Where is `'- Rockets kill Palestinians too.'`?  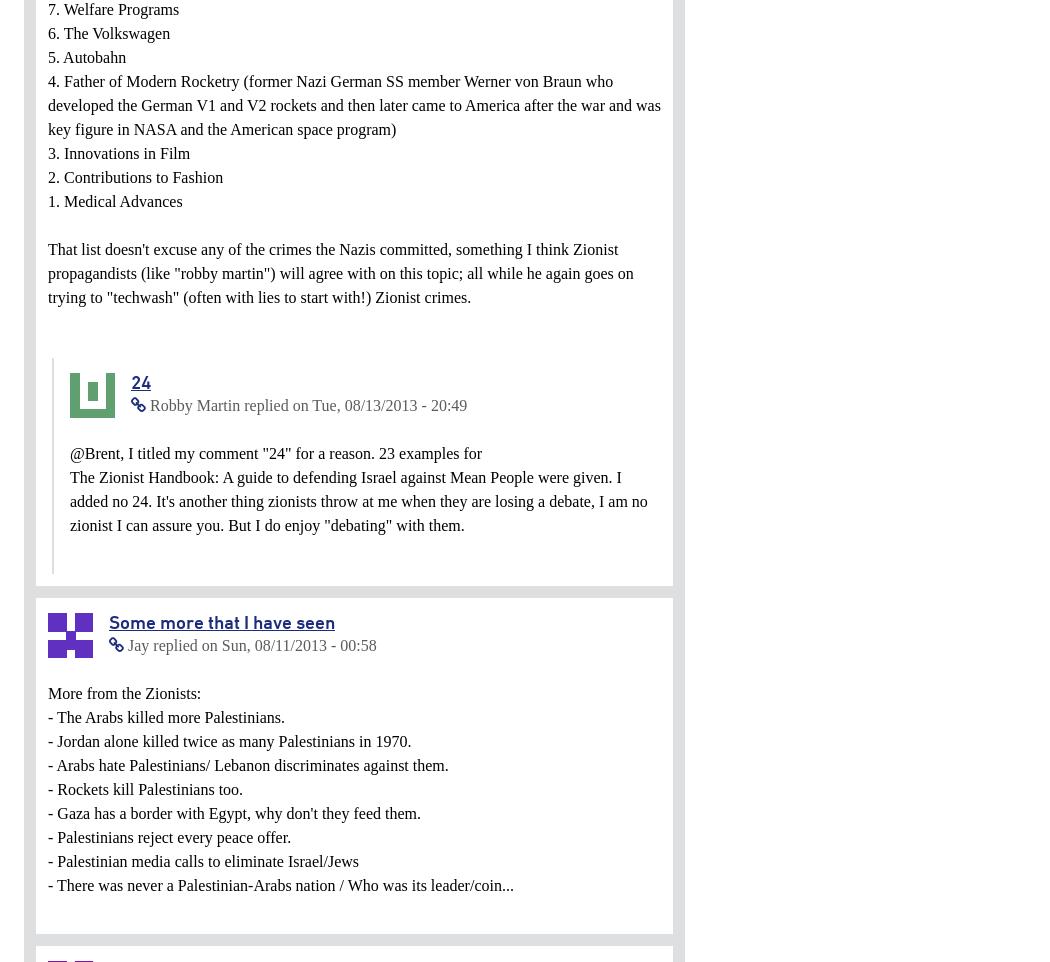 '- Rockets kill Palestinians too.' is located at coordinates (144, 788).